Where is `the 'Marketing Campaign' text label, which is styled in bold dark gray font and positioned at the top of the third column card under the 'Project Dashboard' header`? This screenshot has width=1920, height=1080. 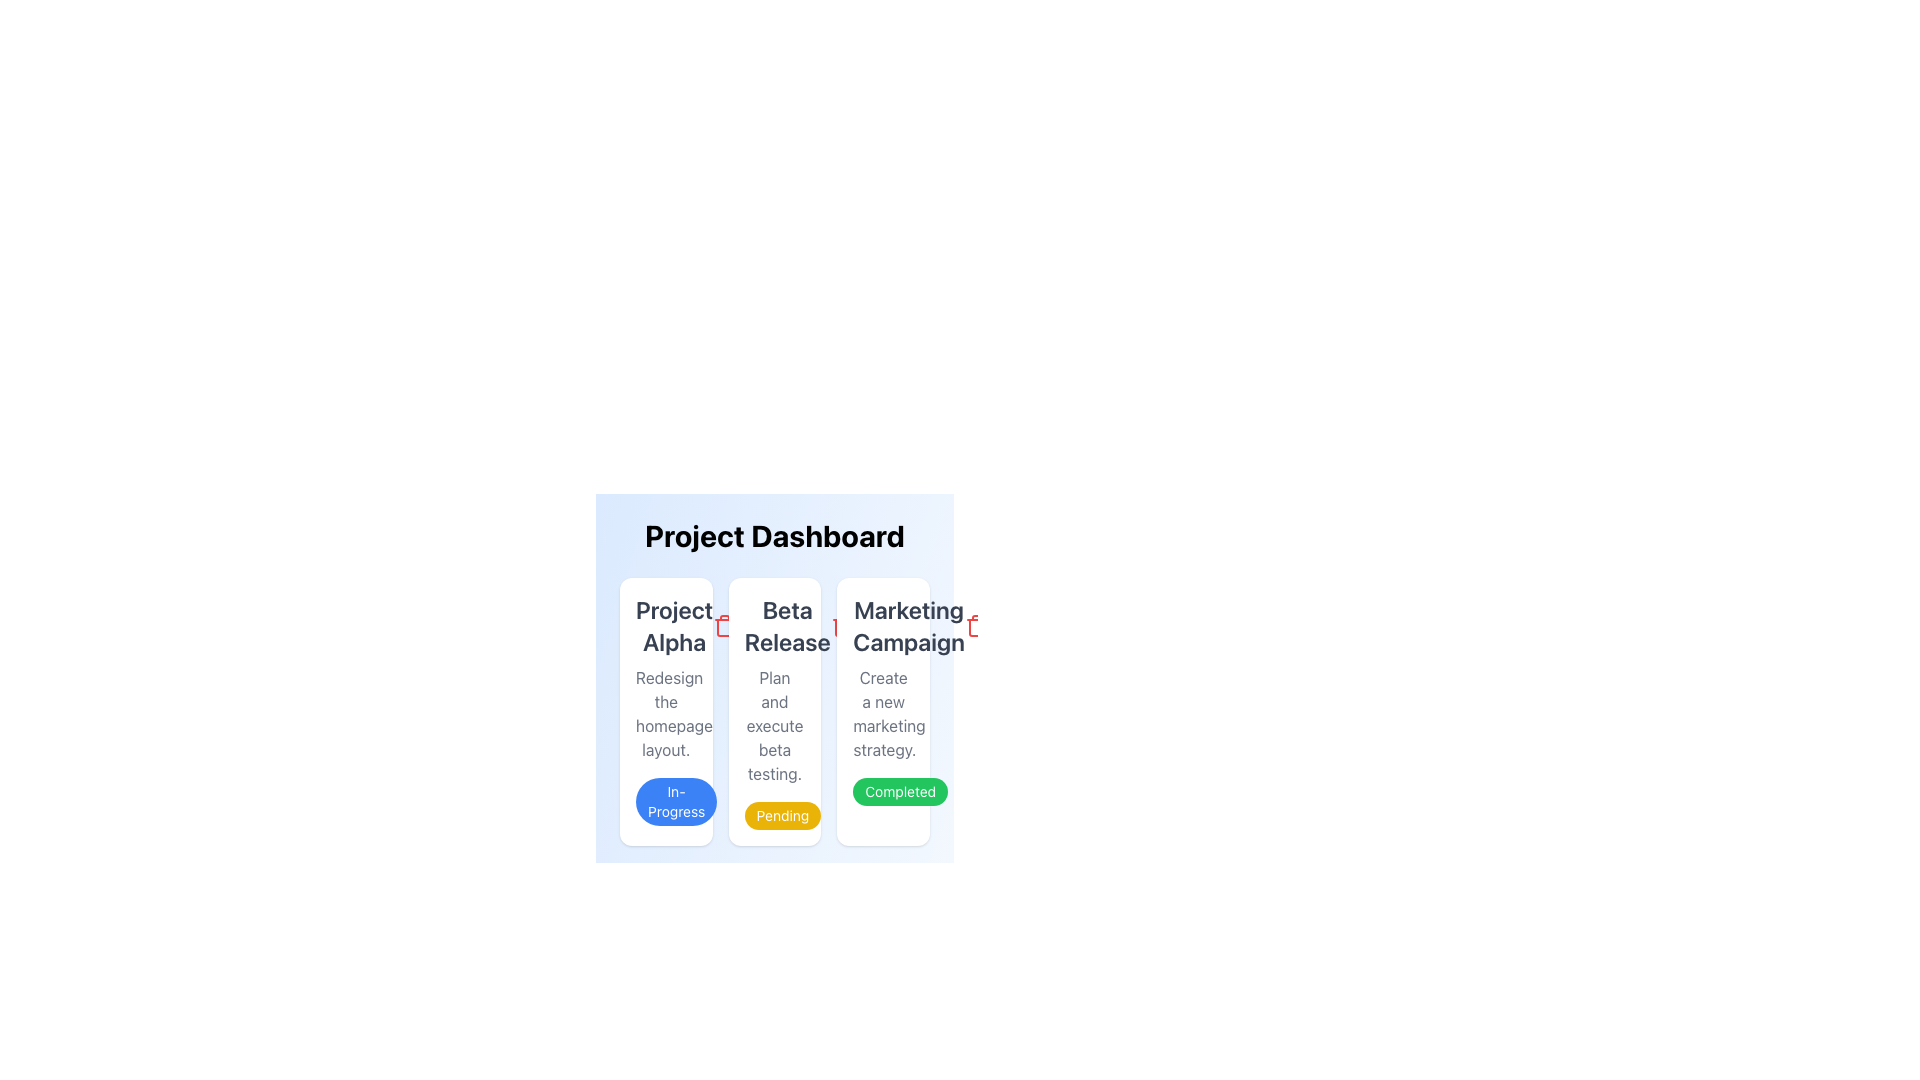 the 'Marketing Campaign' text label, which is styled in bold dark gray font and positioned at the top of the third column card under the 'Project Dashboard' header is located at coordinates (908, 624).